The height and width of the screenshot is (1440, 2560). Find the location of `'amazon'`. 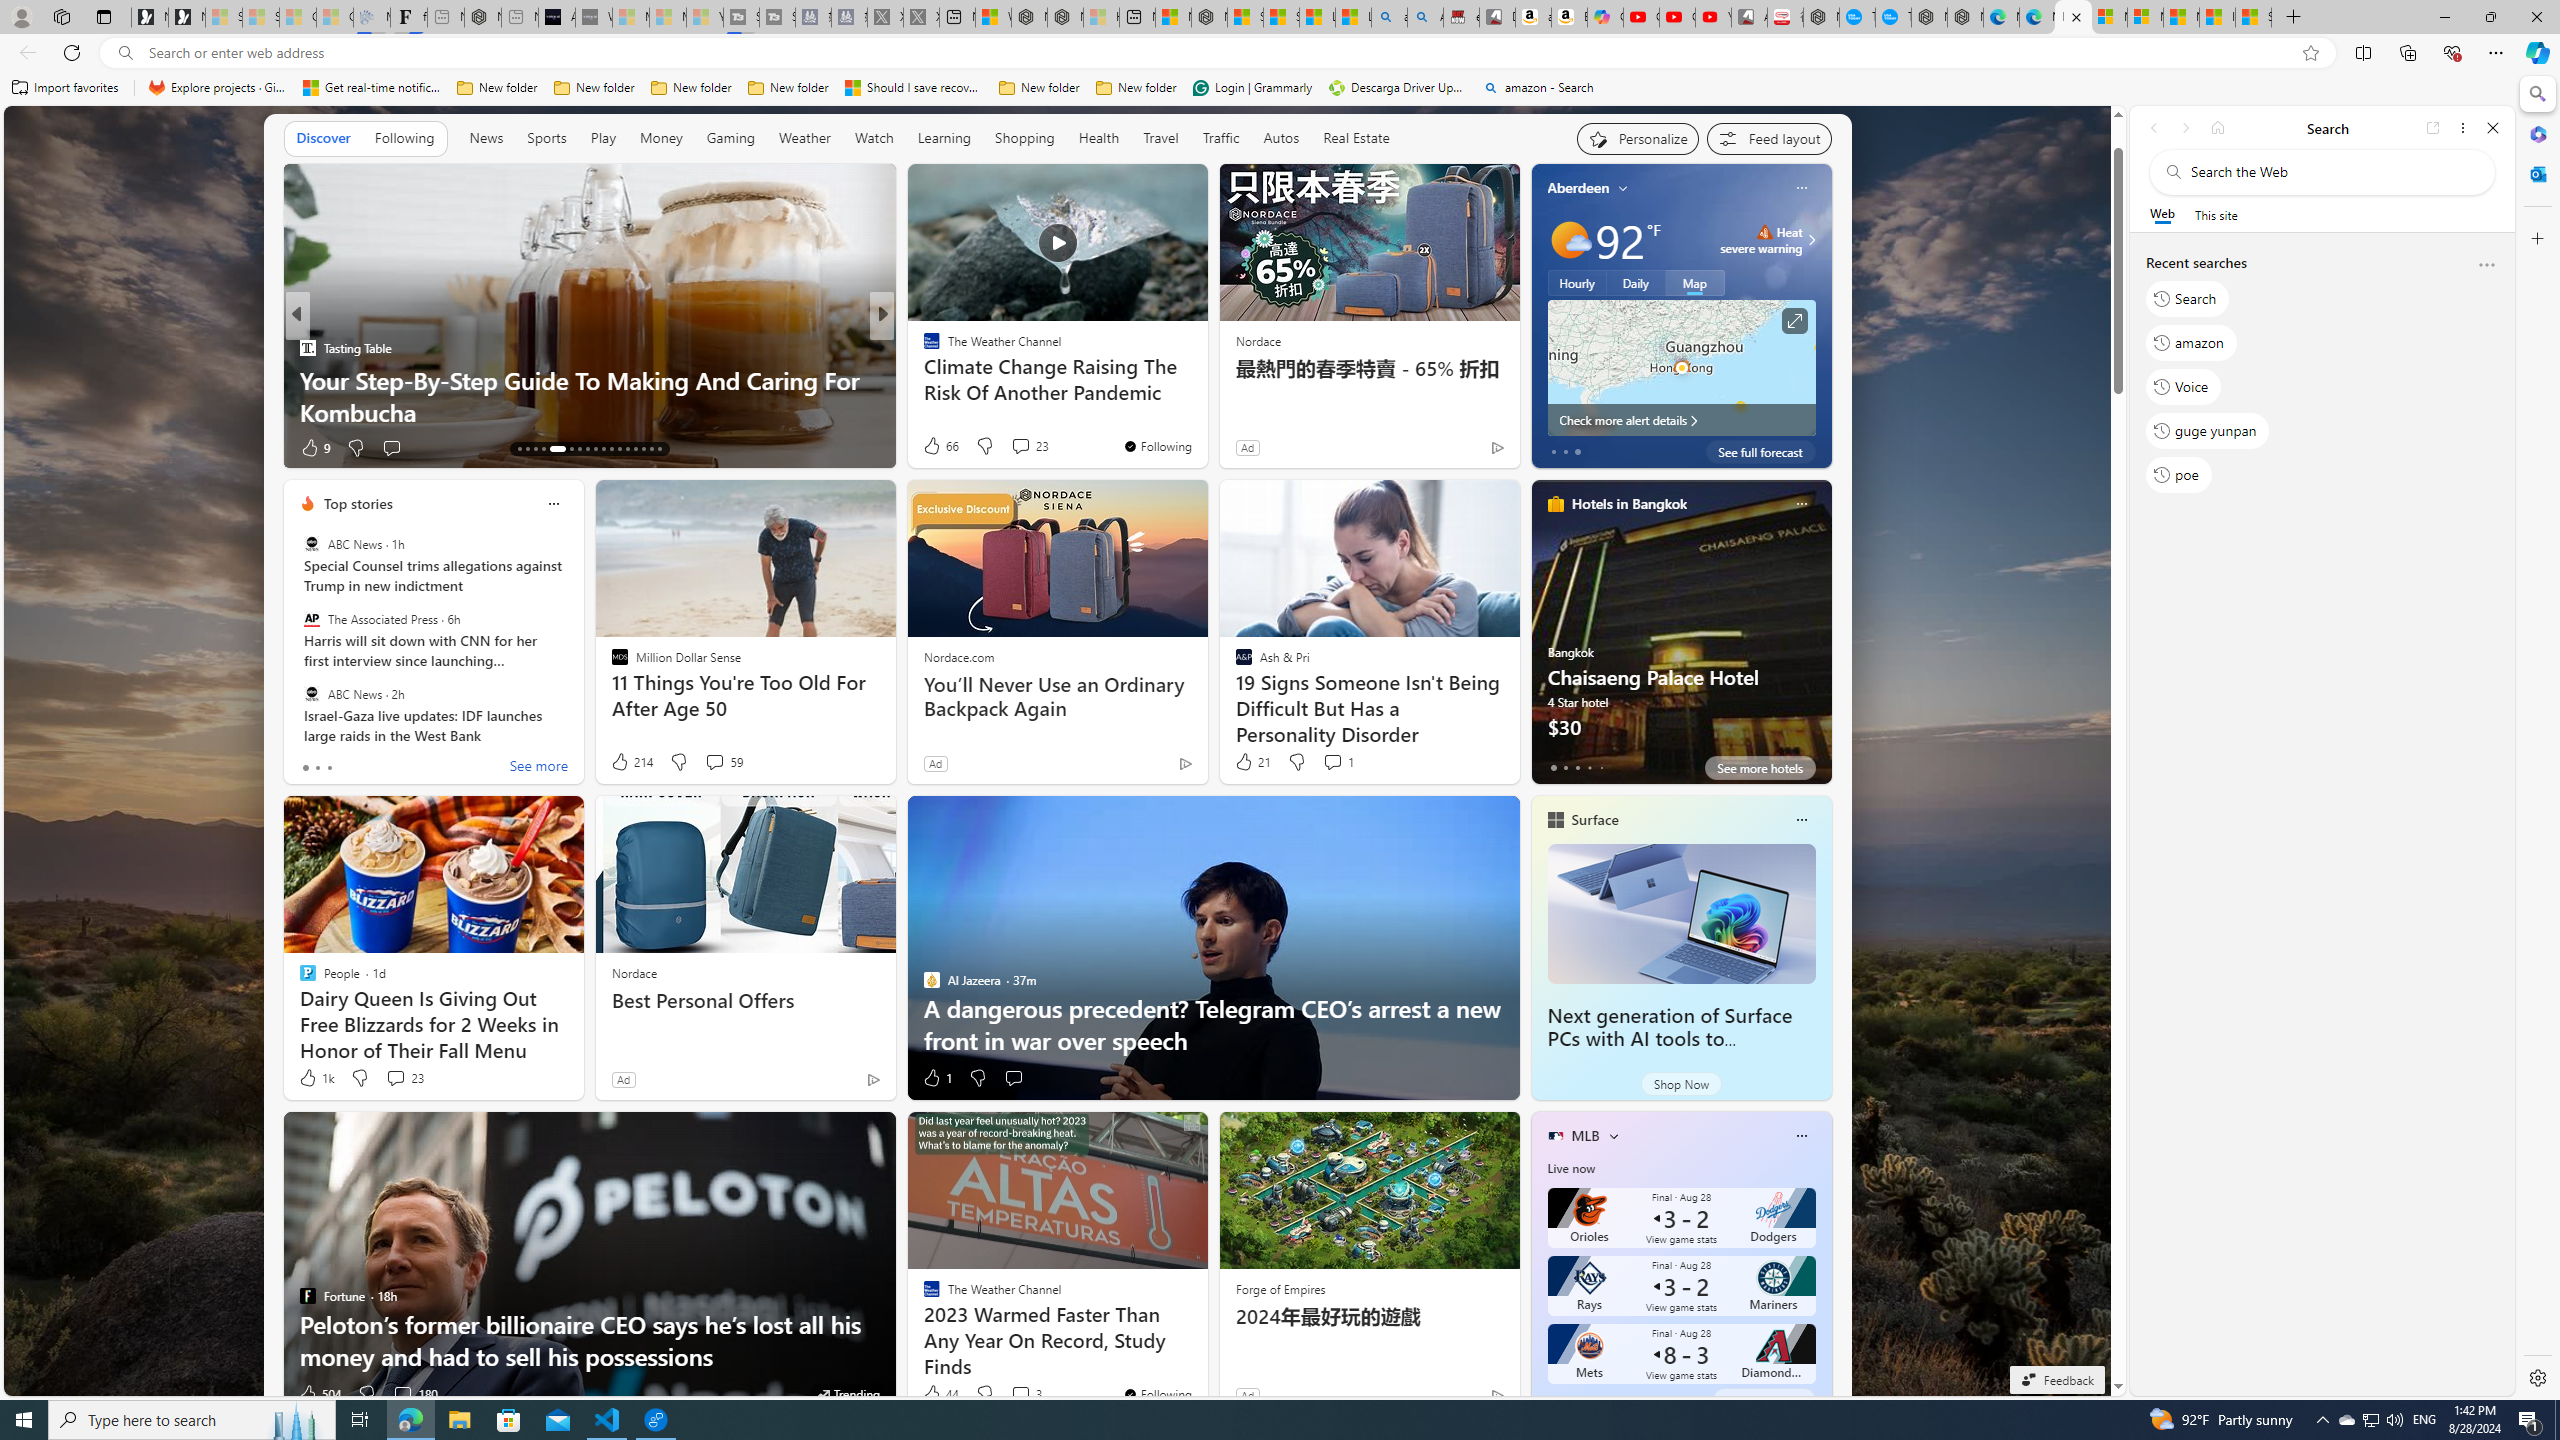

'amazon' is located at coordinates (2190, 342).